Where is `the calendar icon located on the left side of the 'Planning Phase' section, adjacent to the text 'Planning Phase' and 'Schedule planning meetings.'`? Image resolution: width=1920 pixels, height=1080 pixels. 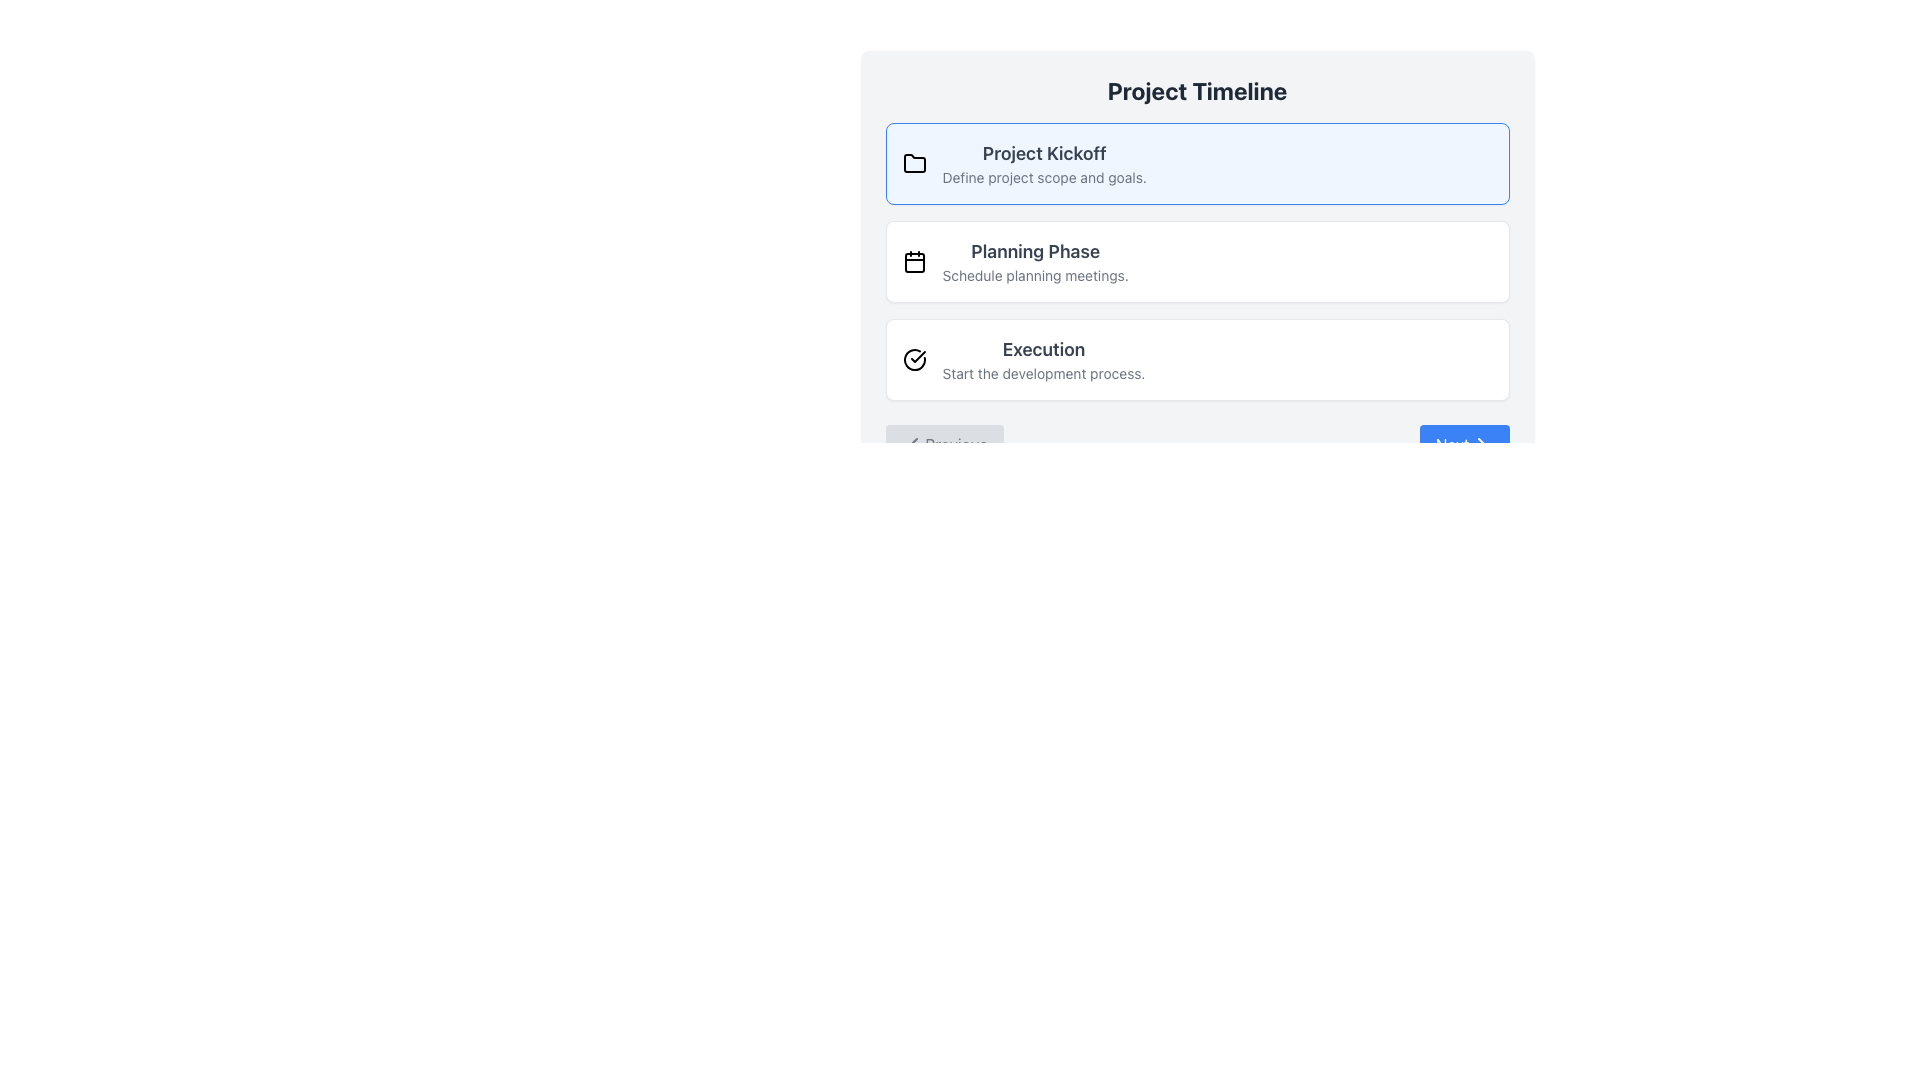 the calendar icon located on the left side of the 'Planning Phase' section, adjacent to the text 'Planning Phase' and 'Schedule planning meetings.' is located at coordinates (913, 261).